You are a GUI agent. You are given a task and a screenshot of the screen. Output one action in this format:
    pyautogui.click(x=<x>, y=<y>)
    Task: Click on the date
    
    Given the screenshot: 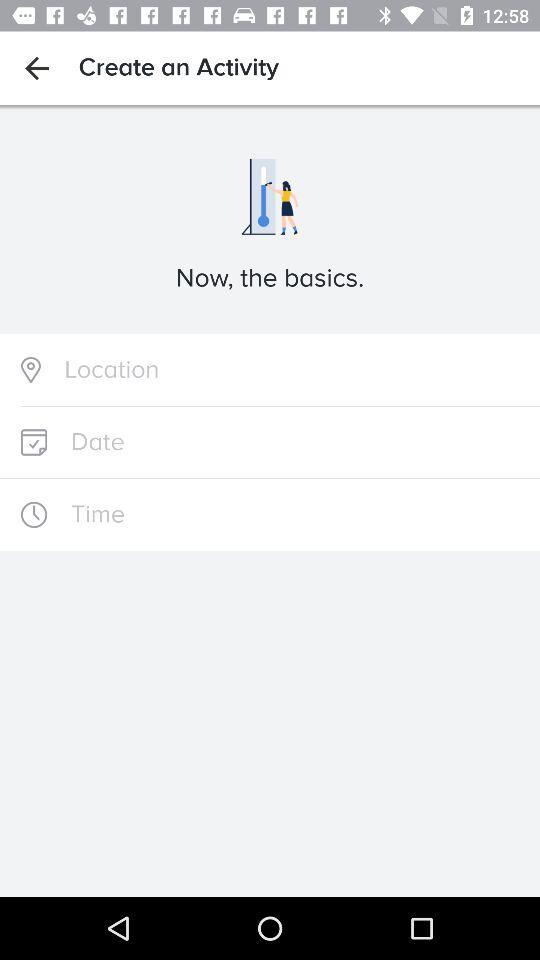 What is the action you would take?
    pyautogui.click(x=270, y=442)
    